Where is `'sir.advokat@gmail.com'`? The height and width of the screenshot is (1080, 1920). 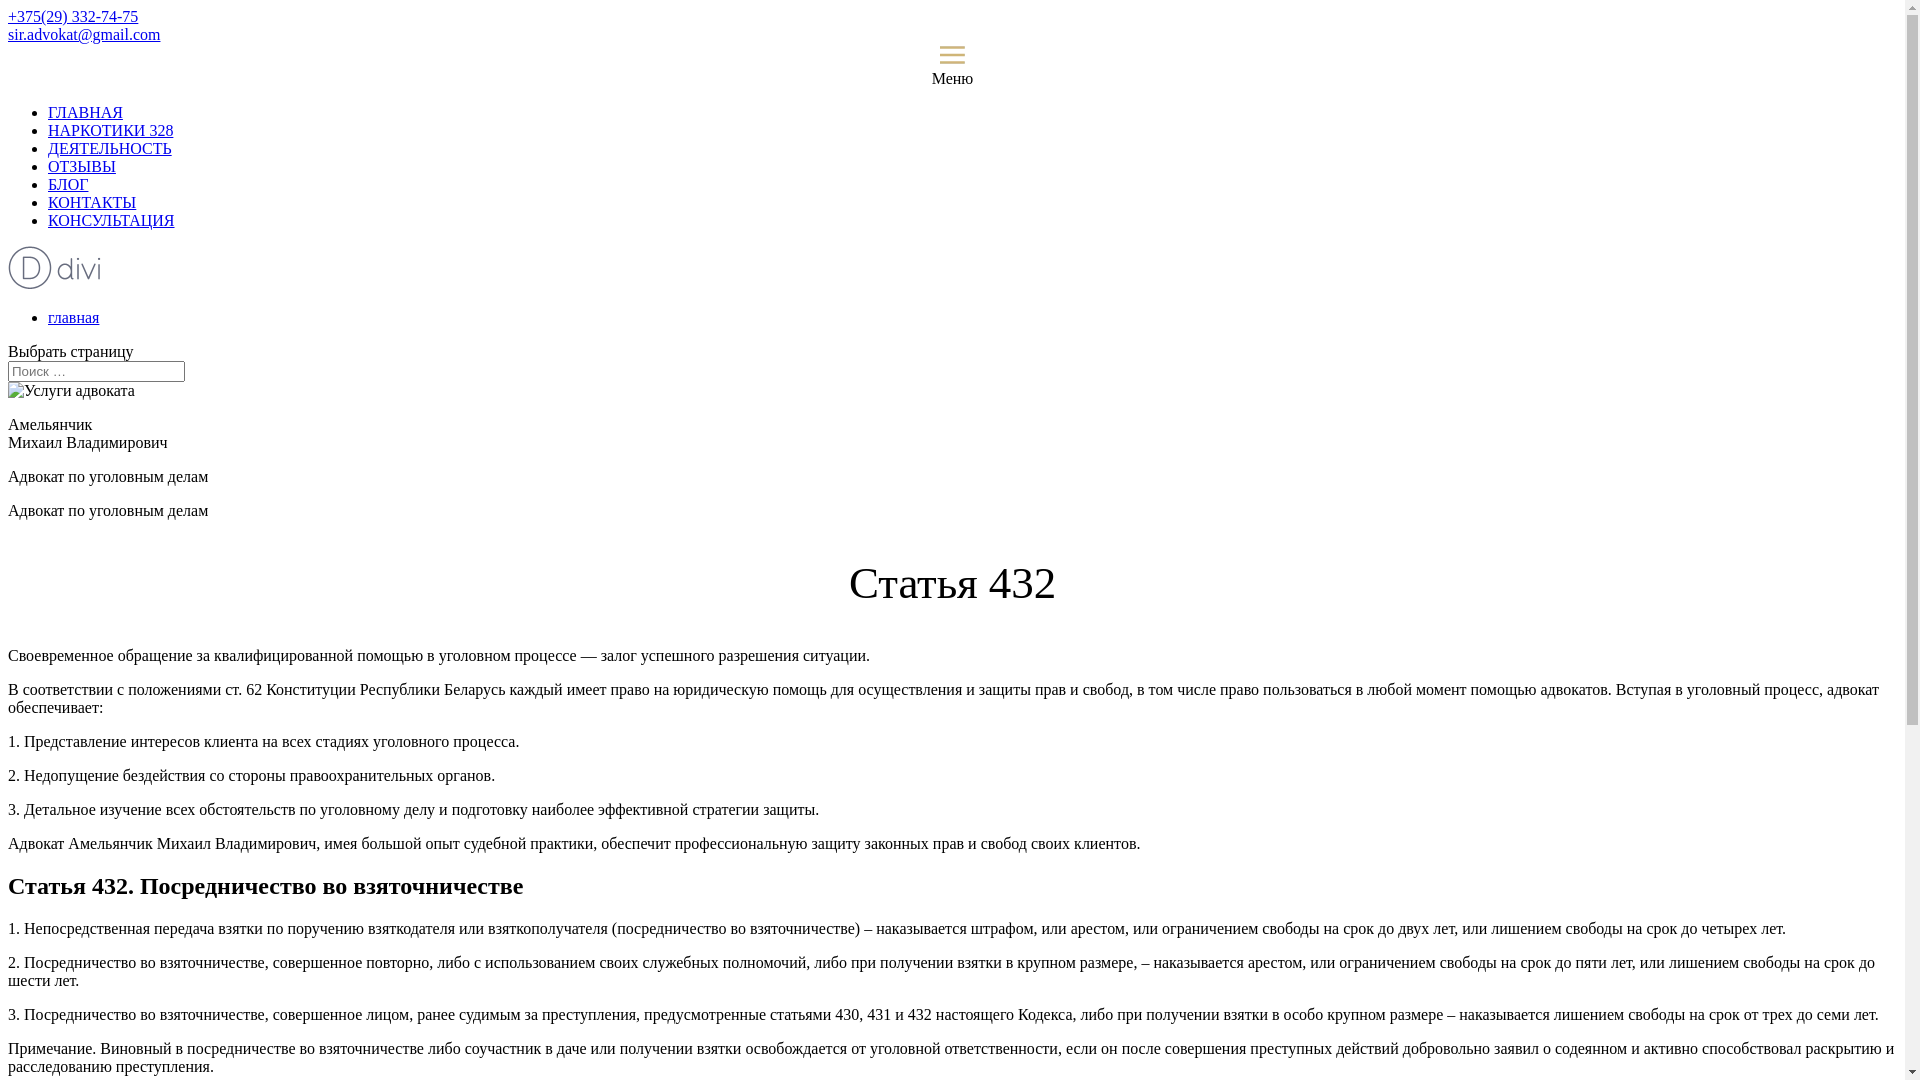 'sir.advokat@gmail.com' is located at coordinates (82, 34).